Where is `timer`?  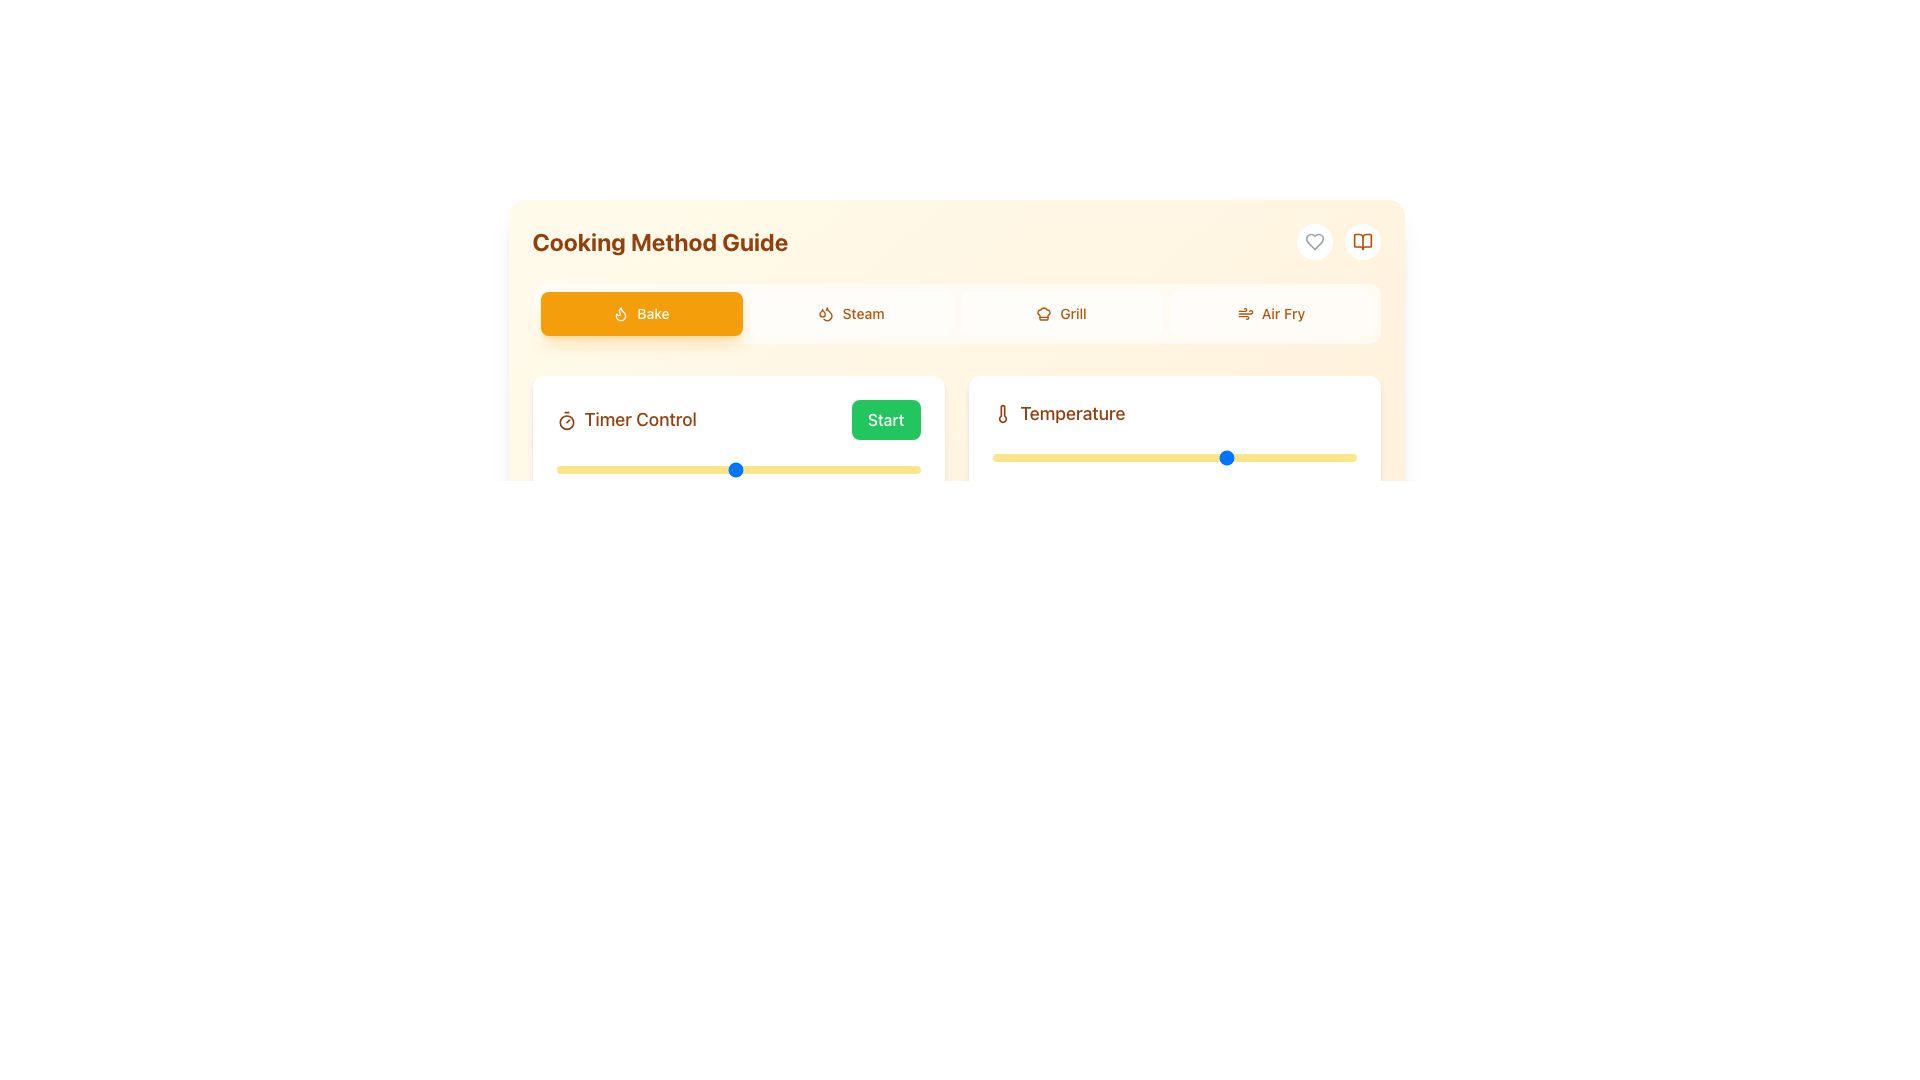
timer is located at coordinates (556, 470).